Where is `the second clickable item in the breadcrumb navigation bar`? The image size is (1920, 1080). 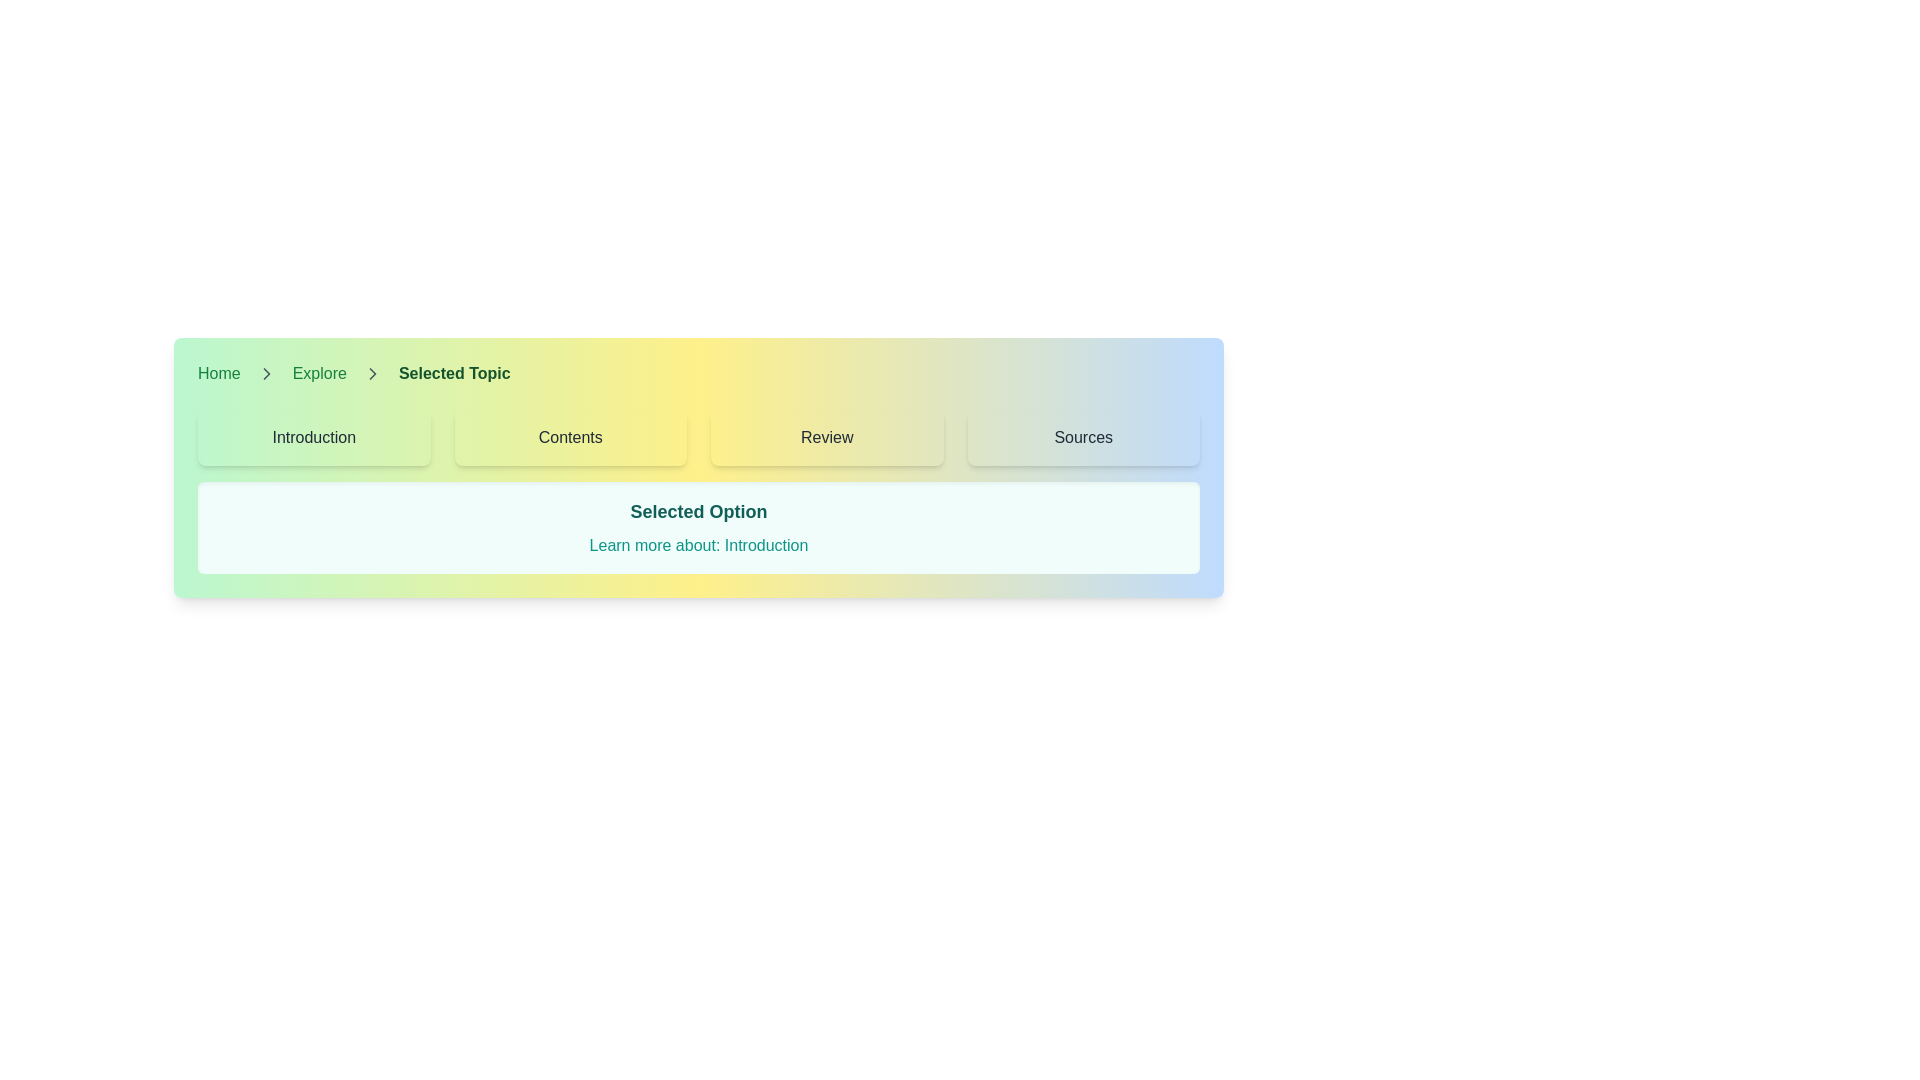
the second clickable item in the breadcrumb navigation bar is located at coordinates (318, 374).